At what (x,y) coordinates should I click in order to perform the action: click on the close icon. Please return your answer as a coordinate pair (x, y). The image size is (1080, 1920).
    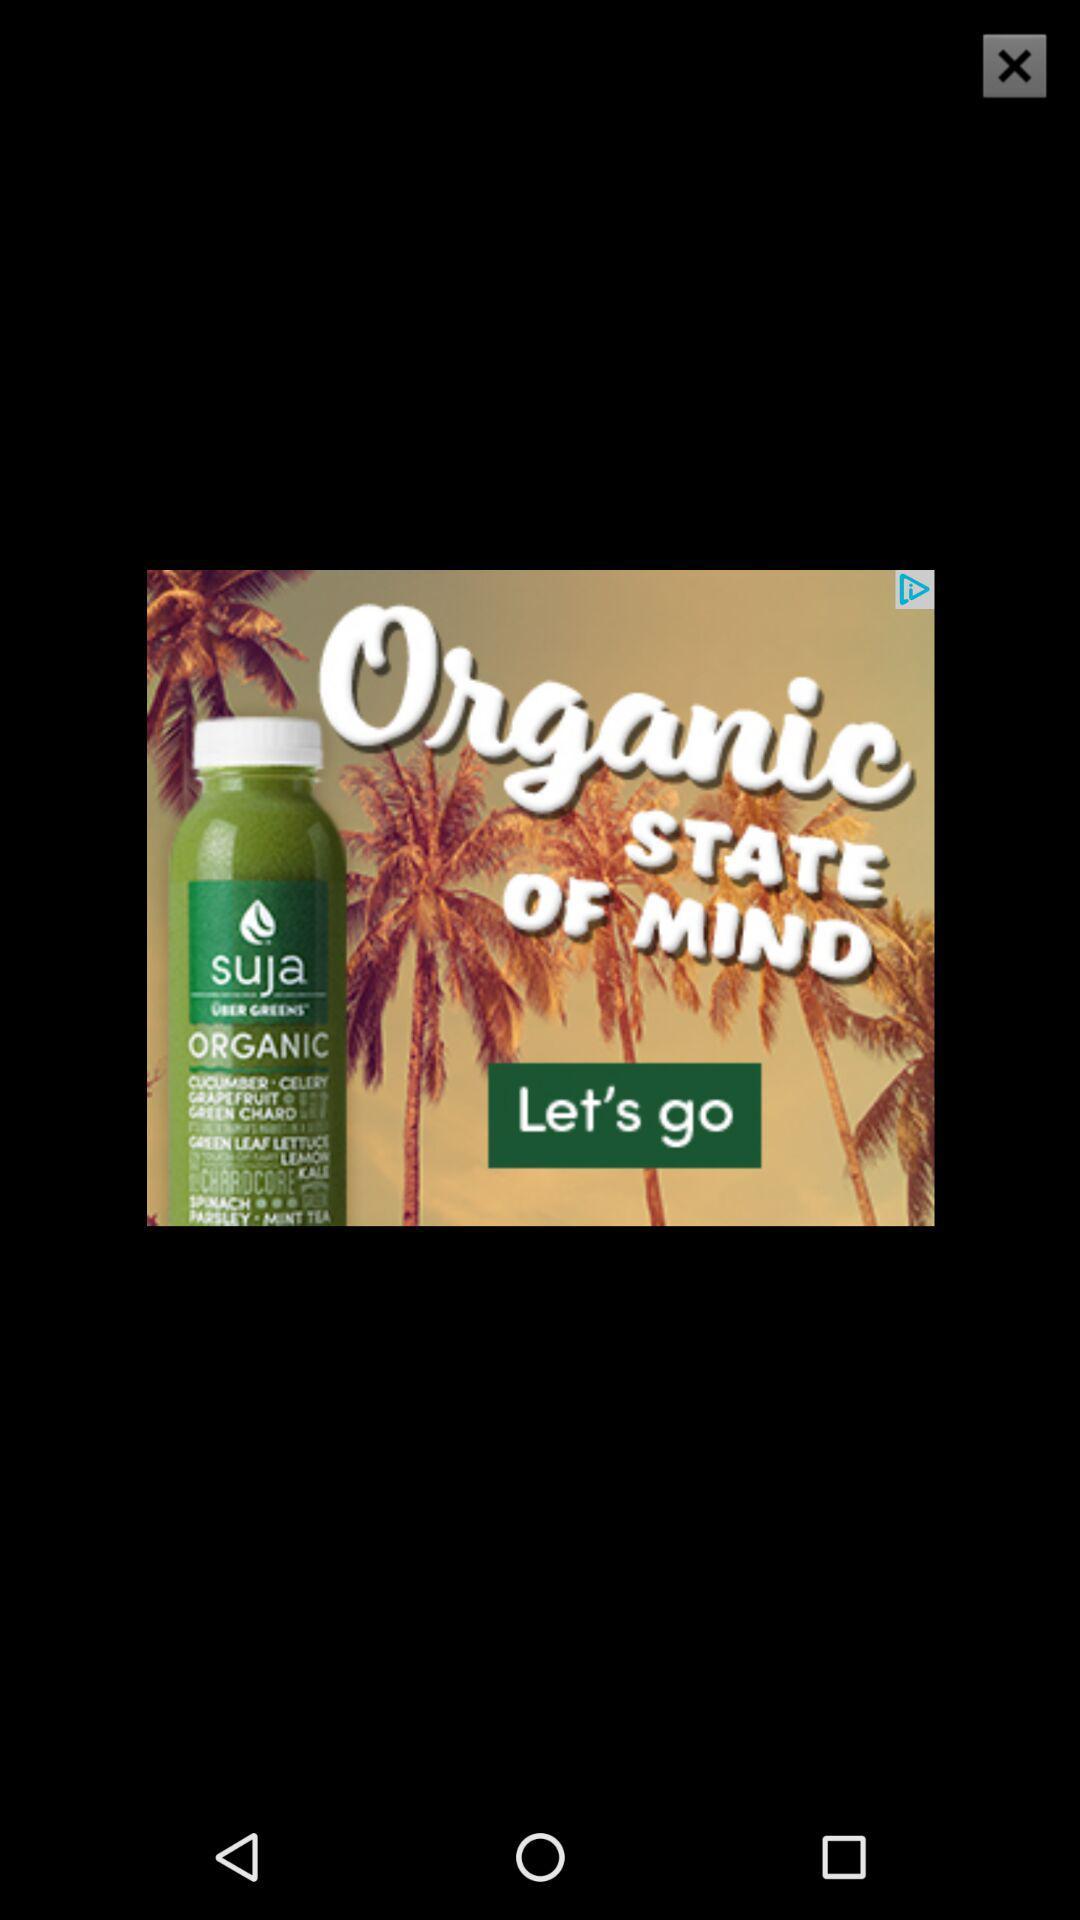
    Looking at the image, I should click on (1014, 65).